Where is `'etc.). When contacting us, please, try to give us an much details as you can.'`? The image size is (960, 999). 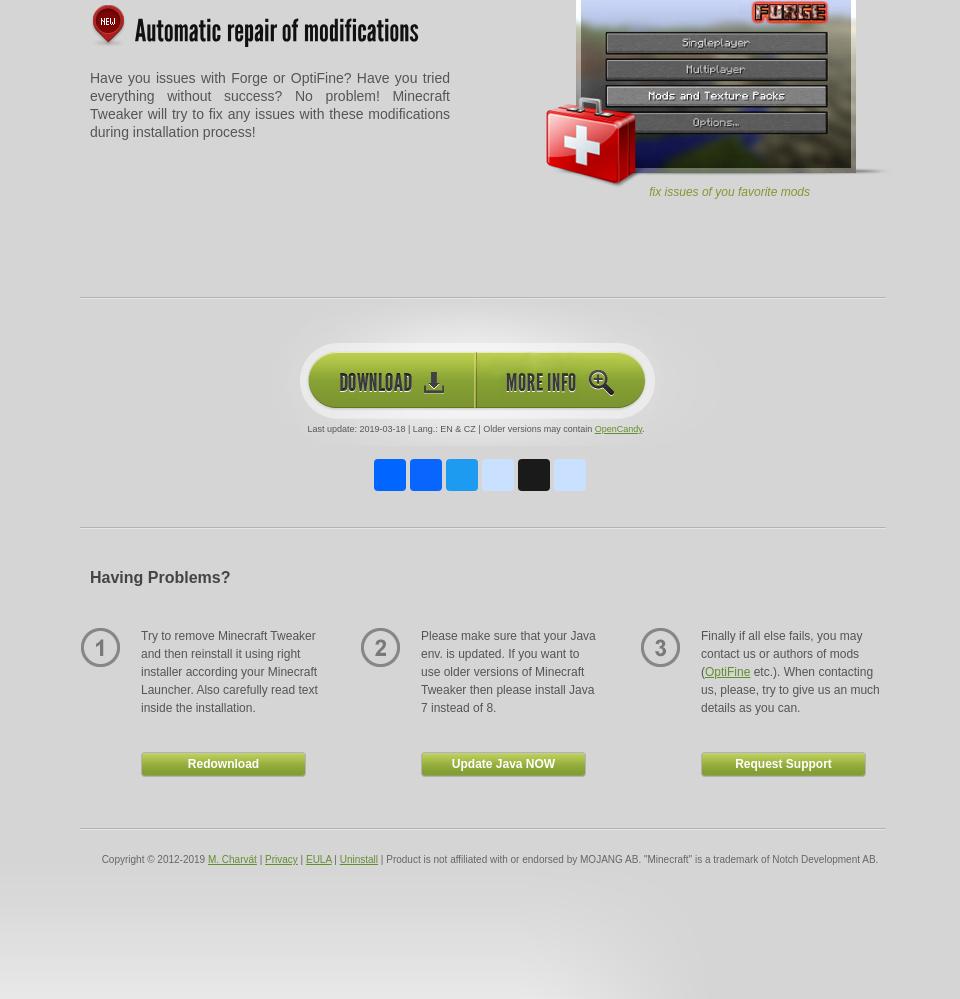 'etc.). When contacting us, please, try to give us an much details as you can.' is located at coordinates (700, 690).